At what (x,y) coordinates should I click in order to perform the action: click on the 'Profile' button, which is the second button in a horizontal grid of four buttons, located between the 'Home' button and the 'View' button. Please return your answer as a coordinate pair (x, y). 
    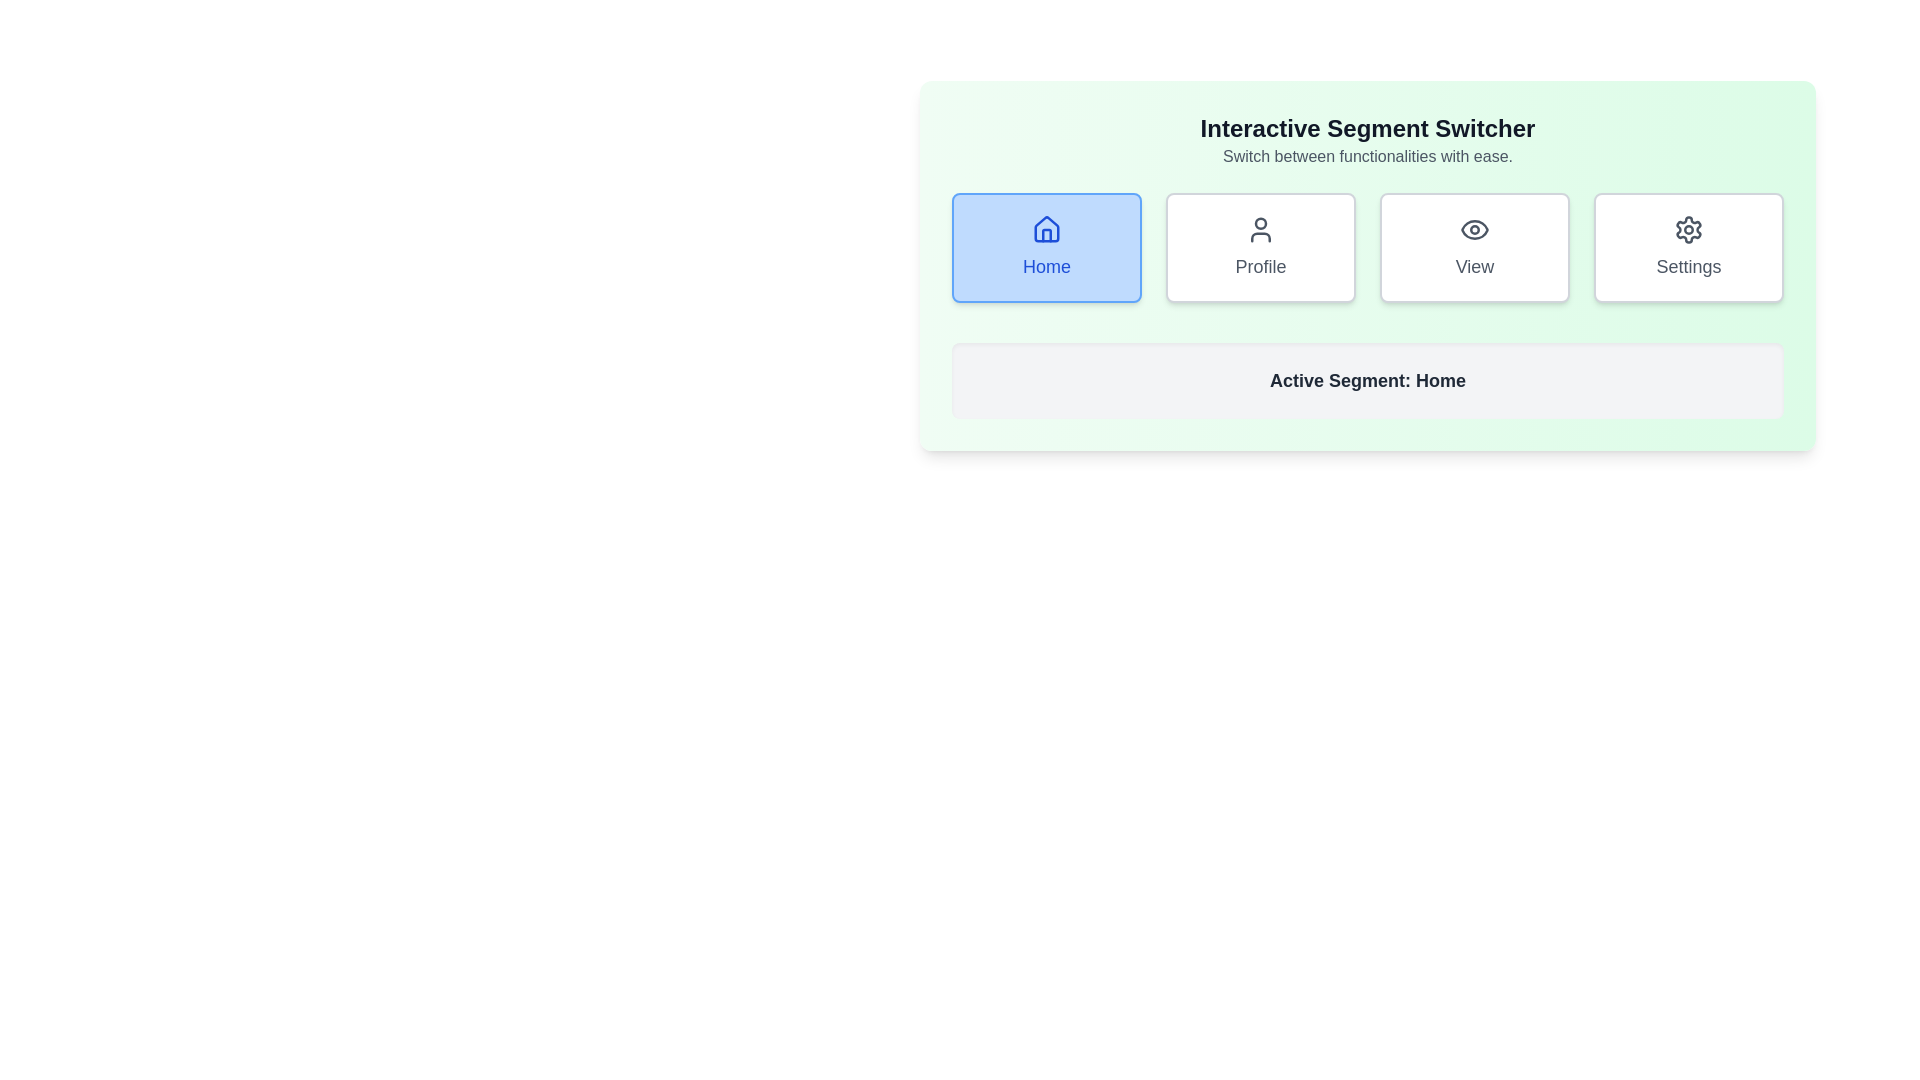
    Looking at the image, I should click on (1260, 246).